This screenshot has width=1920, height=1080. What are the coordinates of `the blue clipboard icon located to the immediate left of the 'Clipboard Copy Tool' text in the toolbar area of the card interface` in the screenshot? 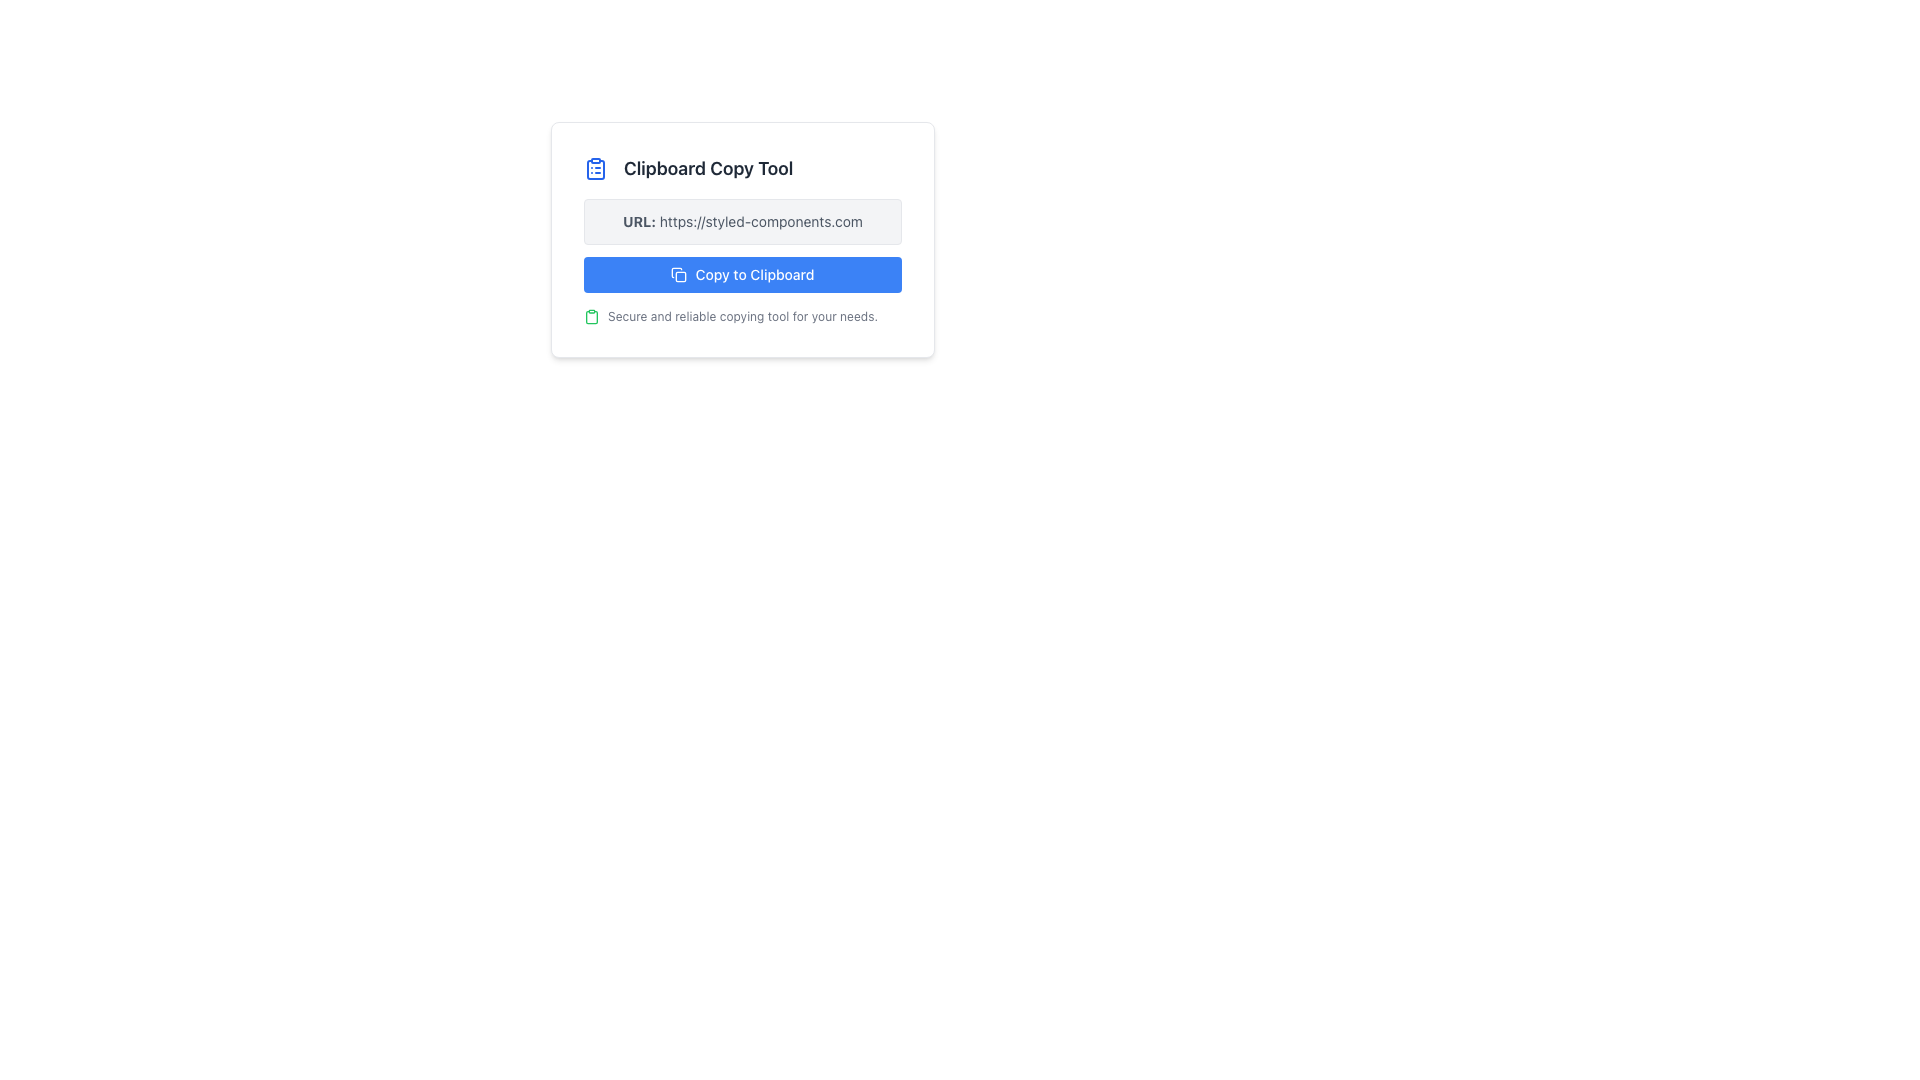 It's located at (594, 168).